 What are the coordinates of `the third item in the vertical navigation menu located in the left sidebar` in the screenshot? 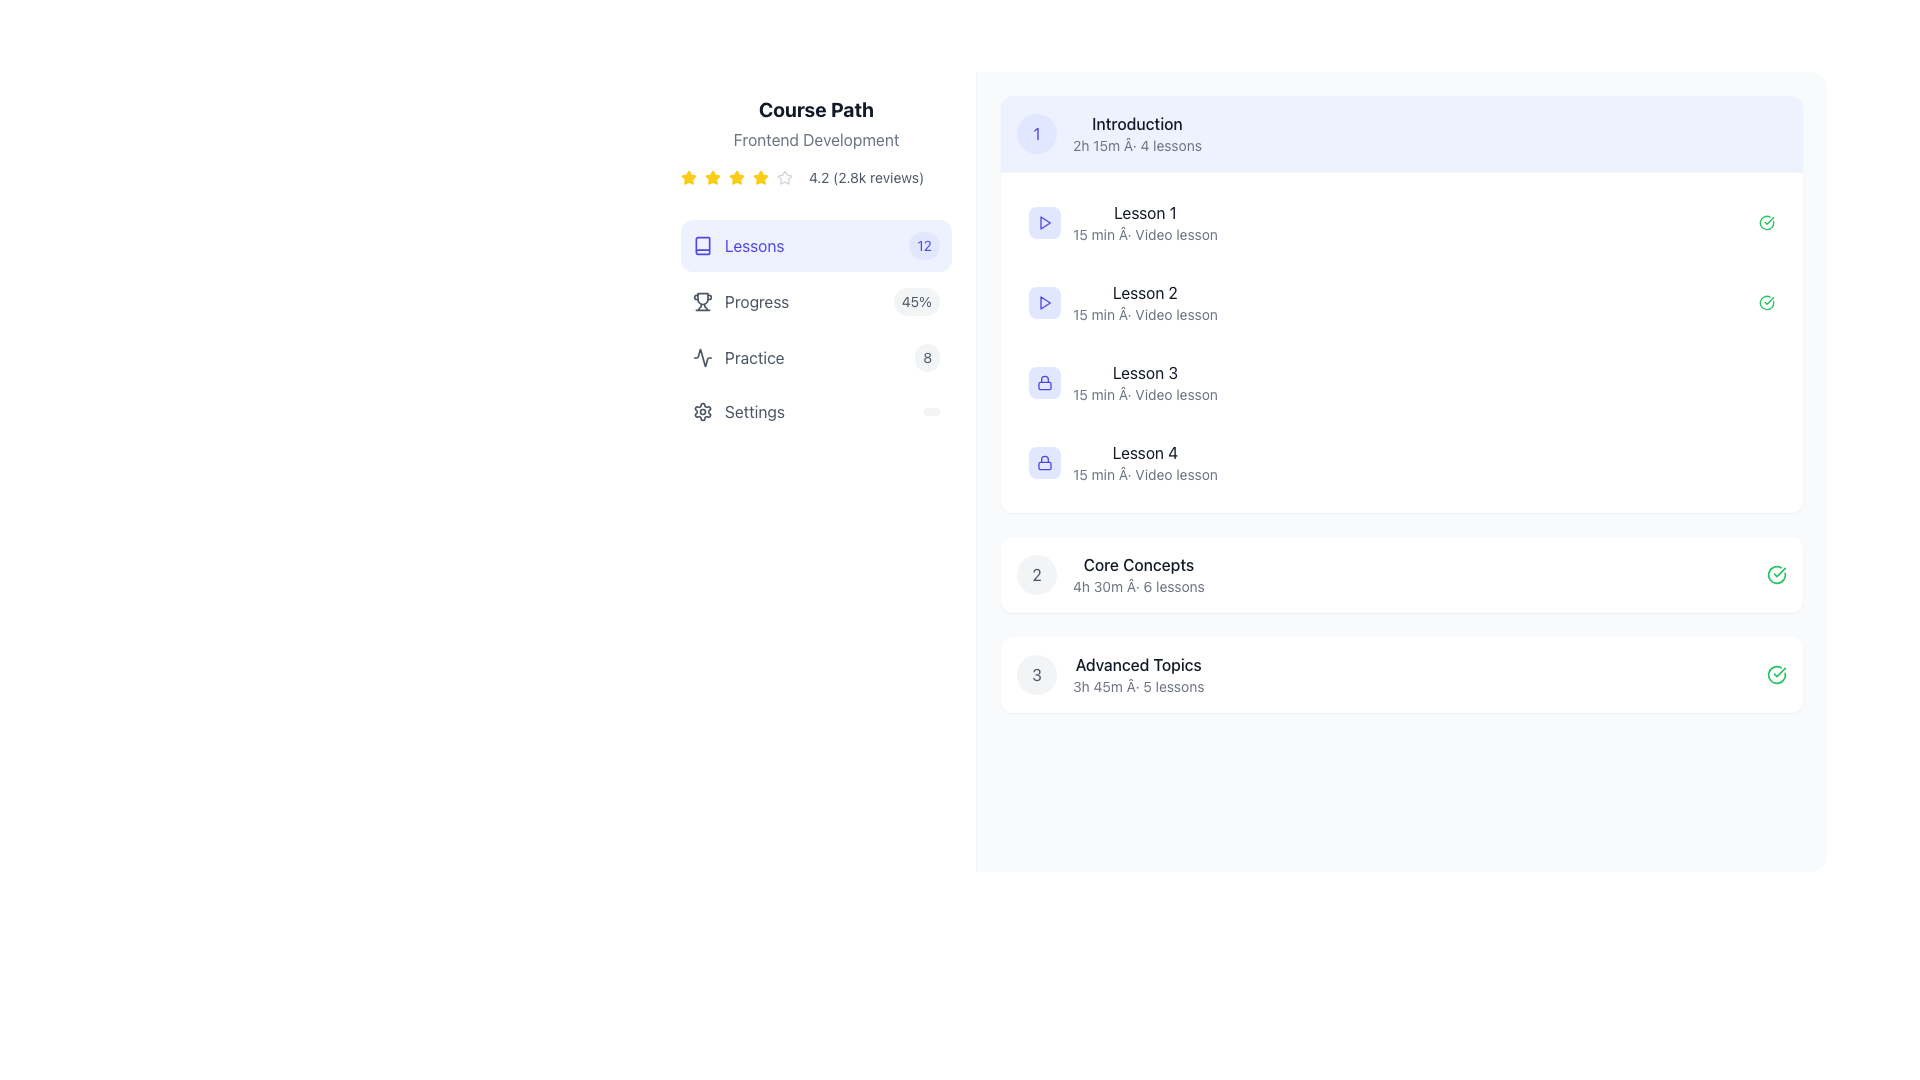 It's located at (816, 357).